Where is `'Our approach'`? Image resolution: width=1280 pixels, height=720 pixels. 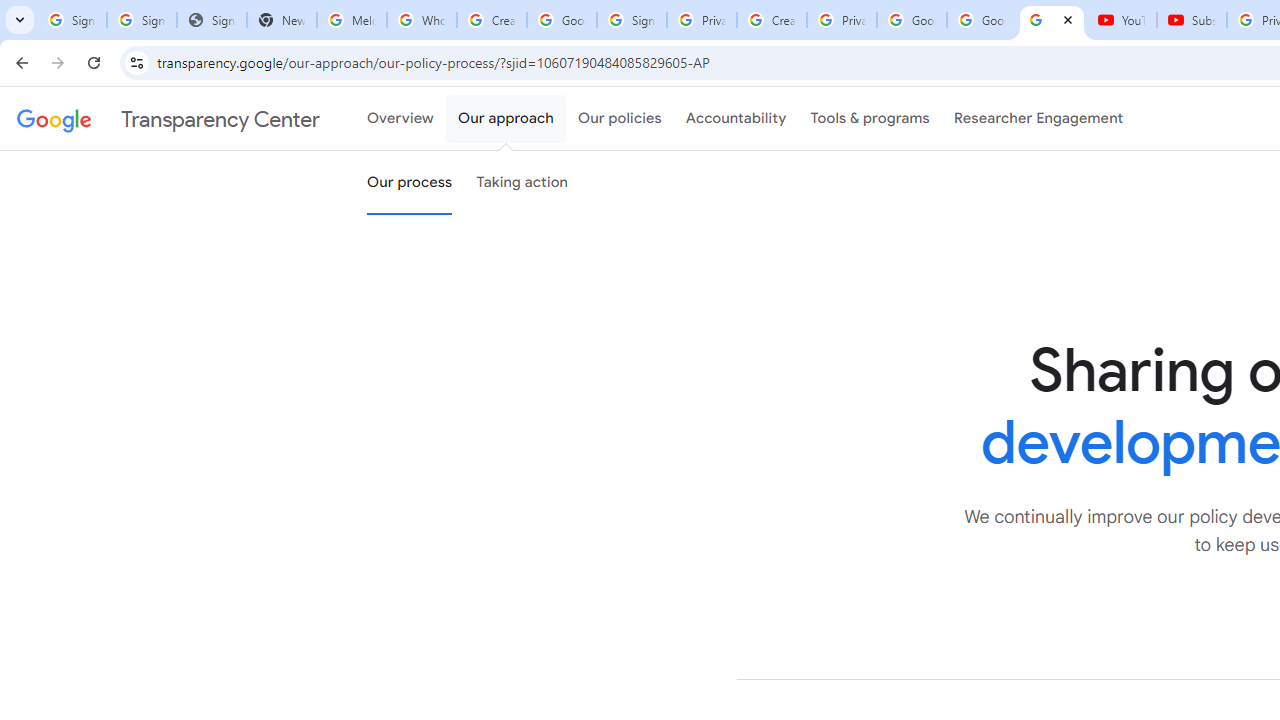
'Our approach' is located at coordinates (506, 119).